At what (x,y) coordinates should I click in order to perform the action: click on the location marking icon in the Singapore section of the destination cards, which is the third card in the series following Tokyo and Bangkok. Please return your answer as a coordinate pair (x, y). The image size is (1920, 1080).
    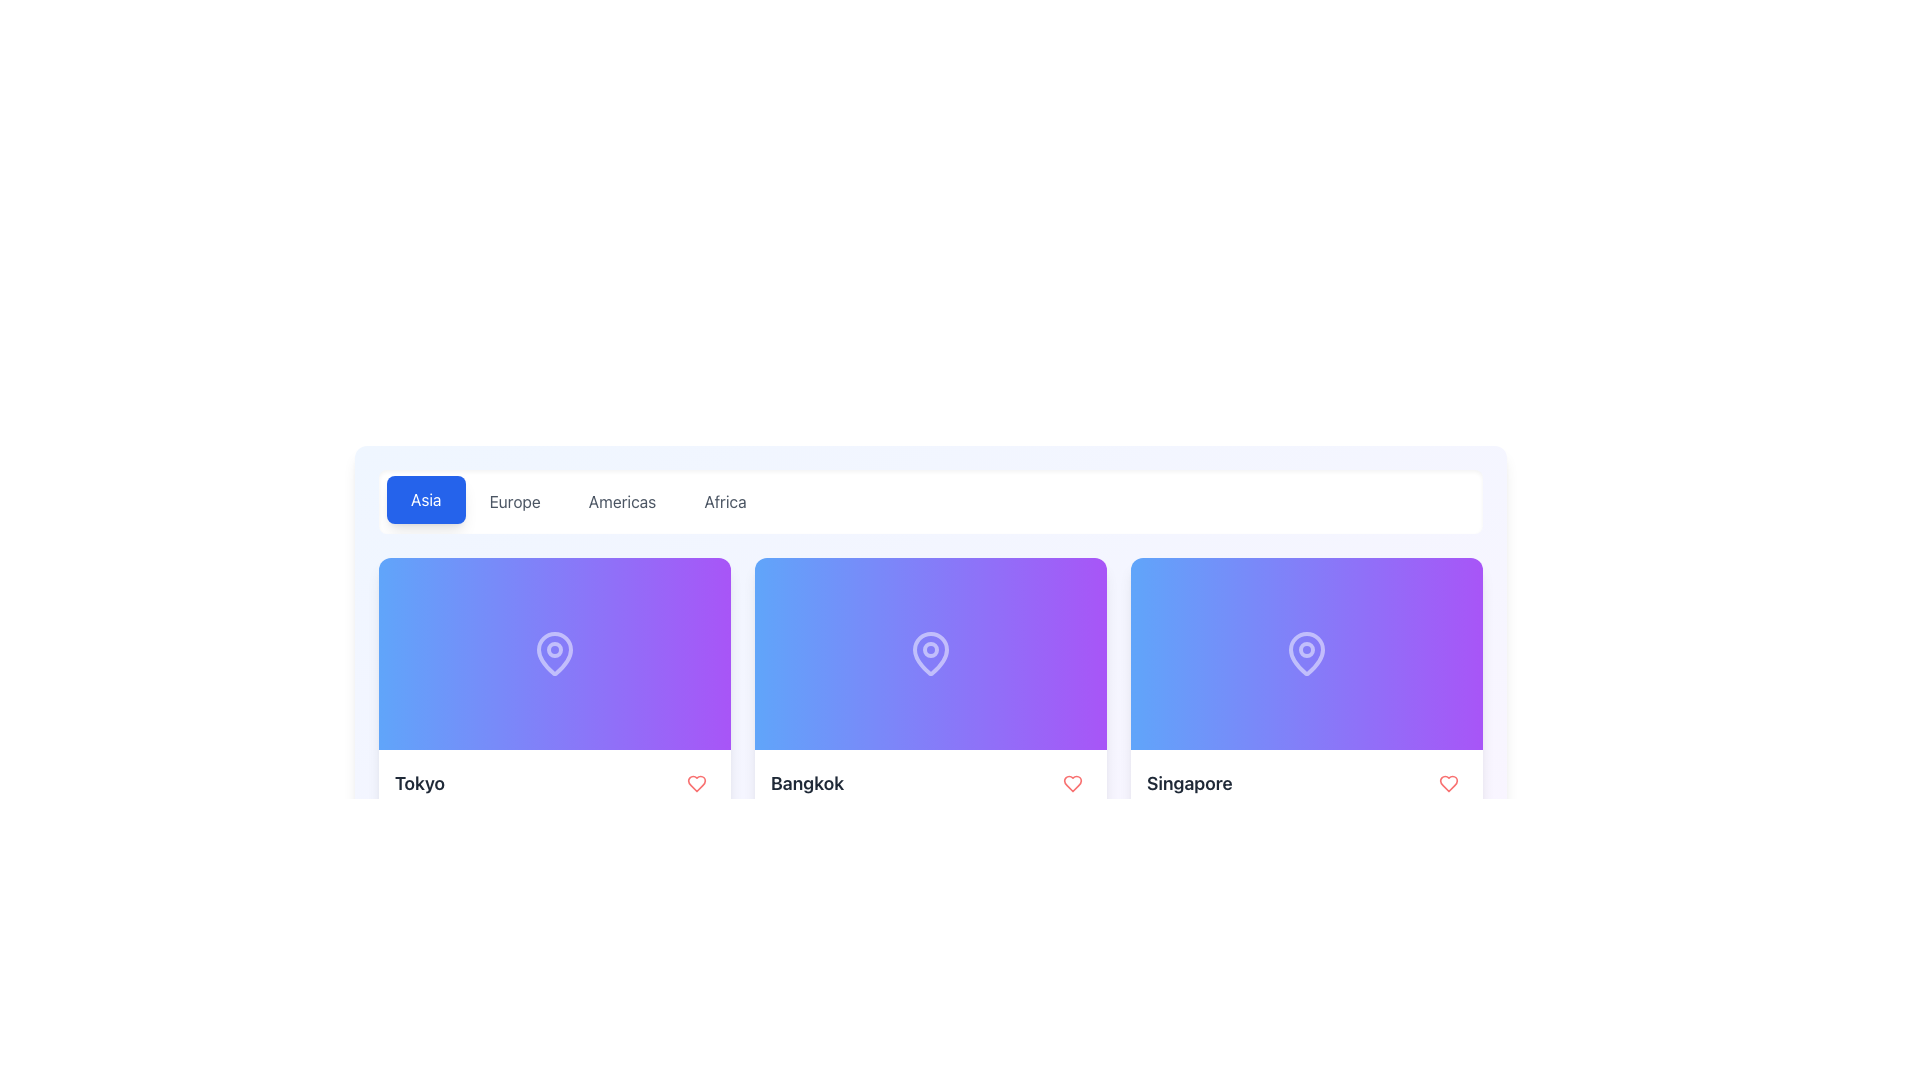
    Looking at the image, I should click on (1306, 654).